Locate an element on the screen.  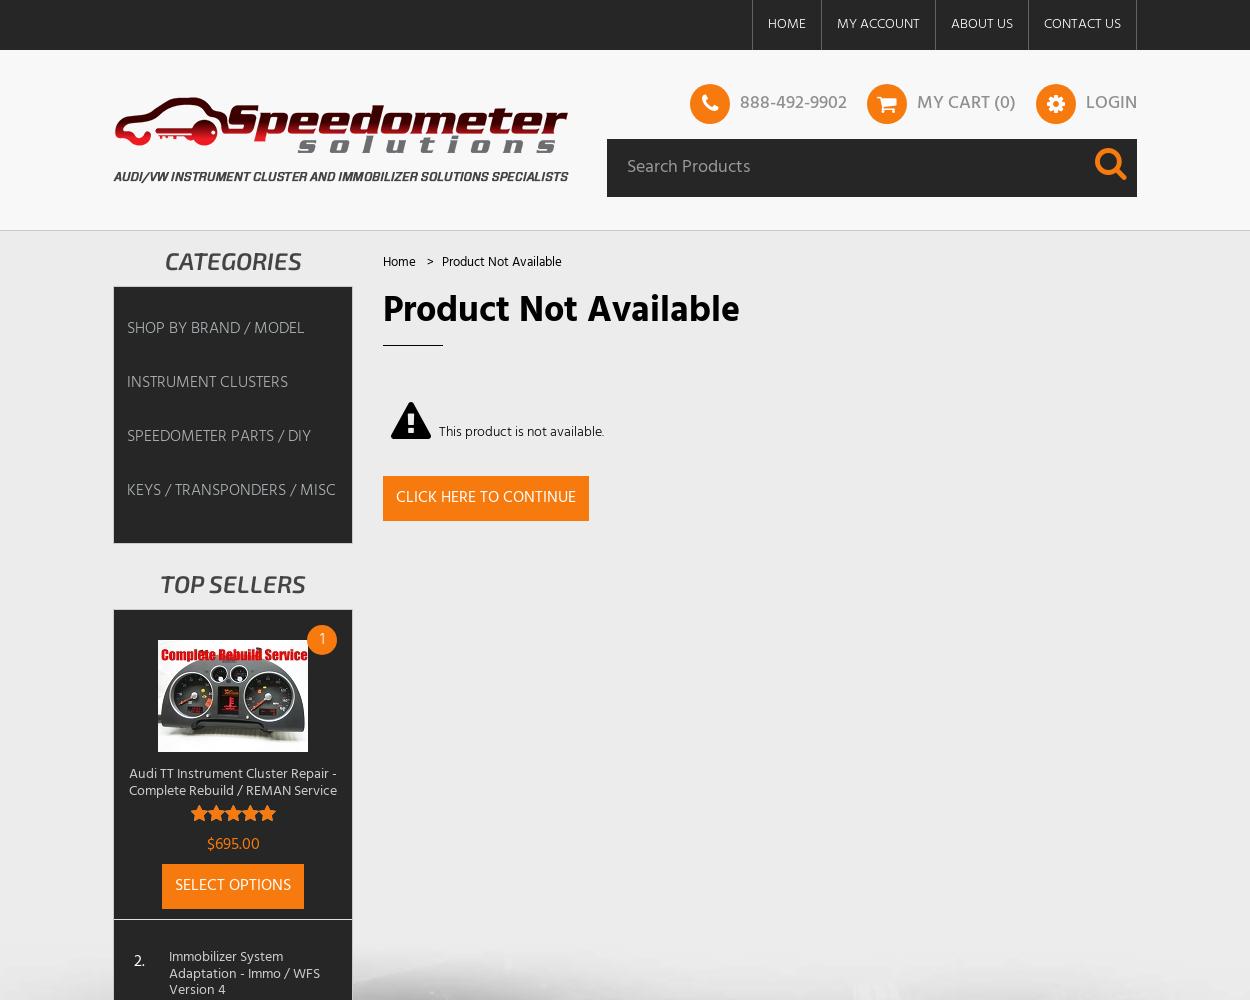
'This product is not available.' is located at coordinates (438, 431).